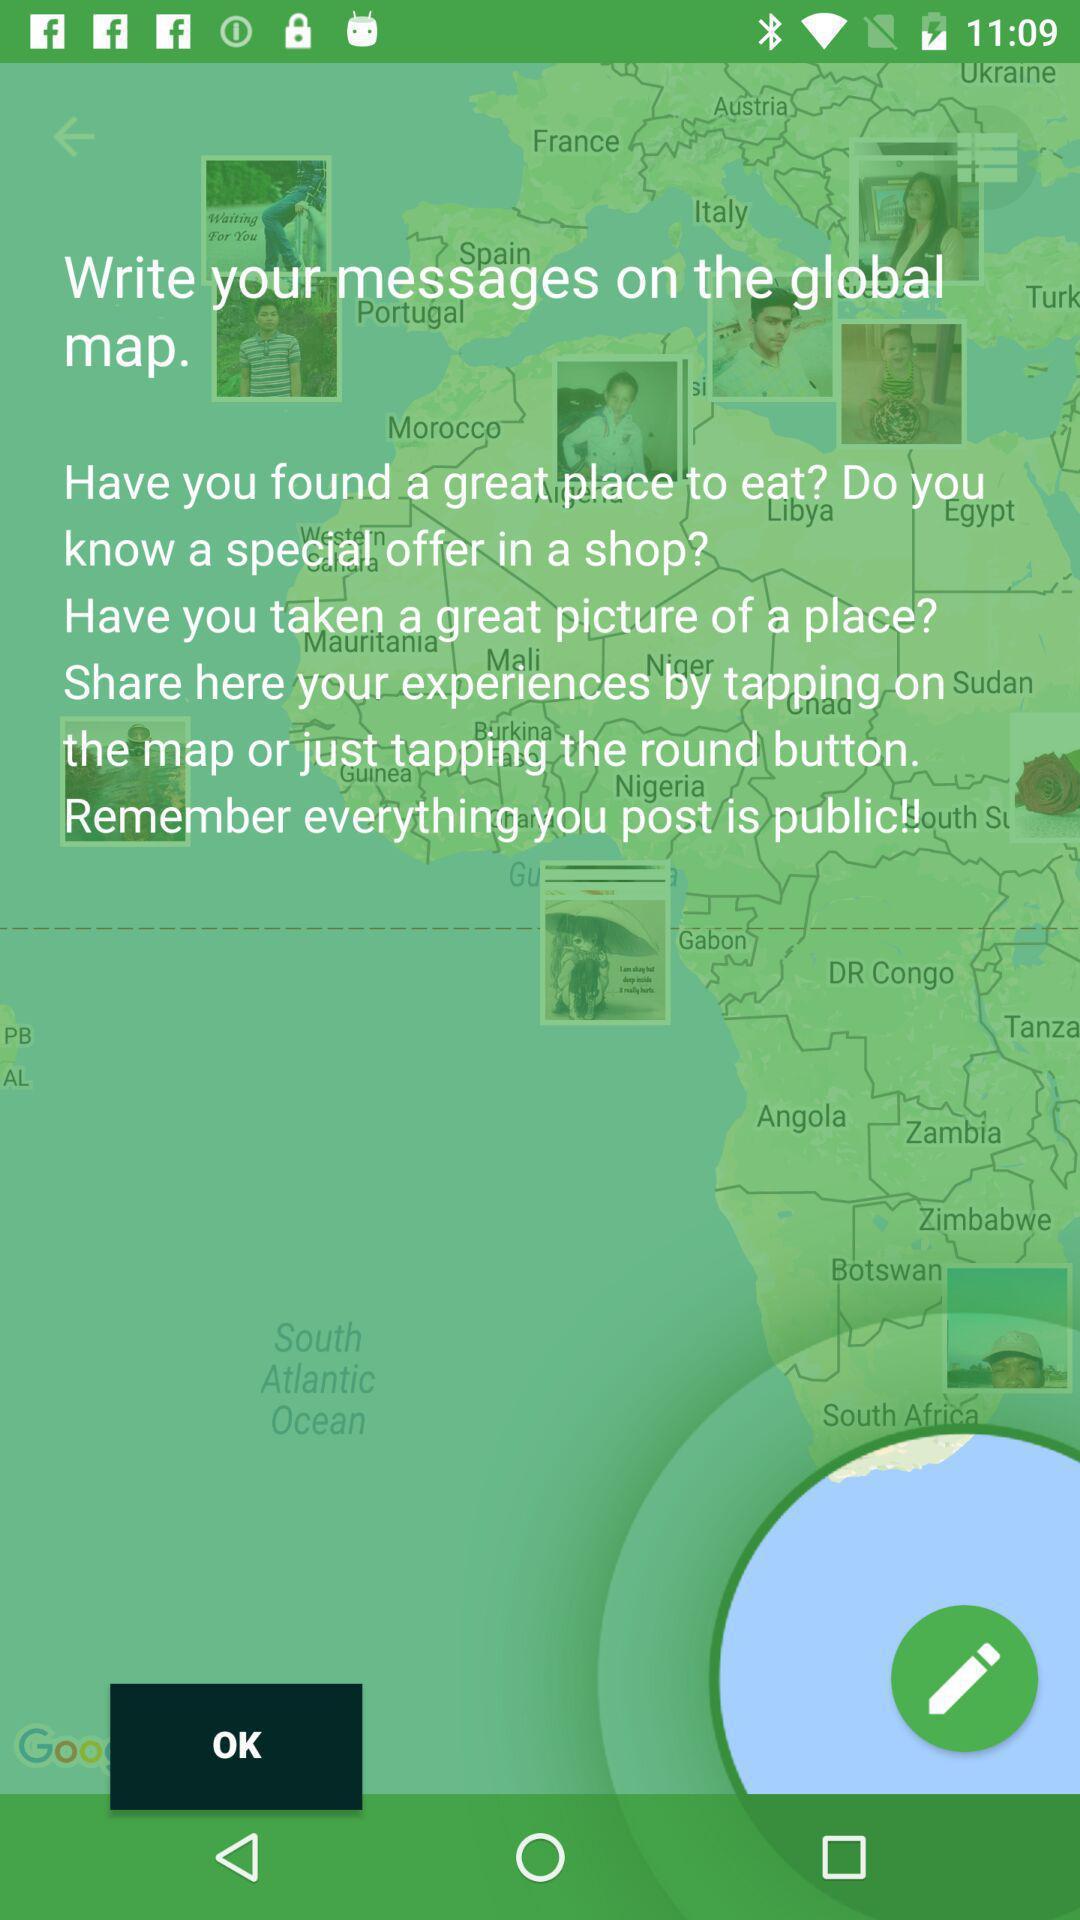 This screenshot has height=1920, width=1080. Describe the element at coordinates (984, 156) in the screenshot. I see `open more options` at that location.